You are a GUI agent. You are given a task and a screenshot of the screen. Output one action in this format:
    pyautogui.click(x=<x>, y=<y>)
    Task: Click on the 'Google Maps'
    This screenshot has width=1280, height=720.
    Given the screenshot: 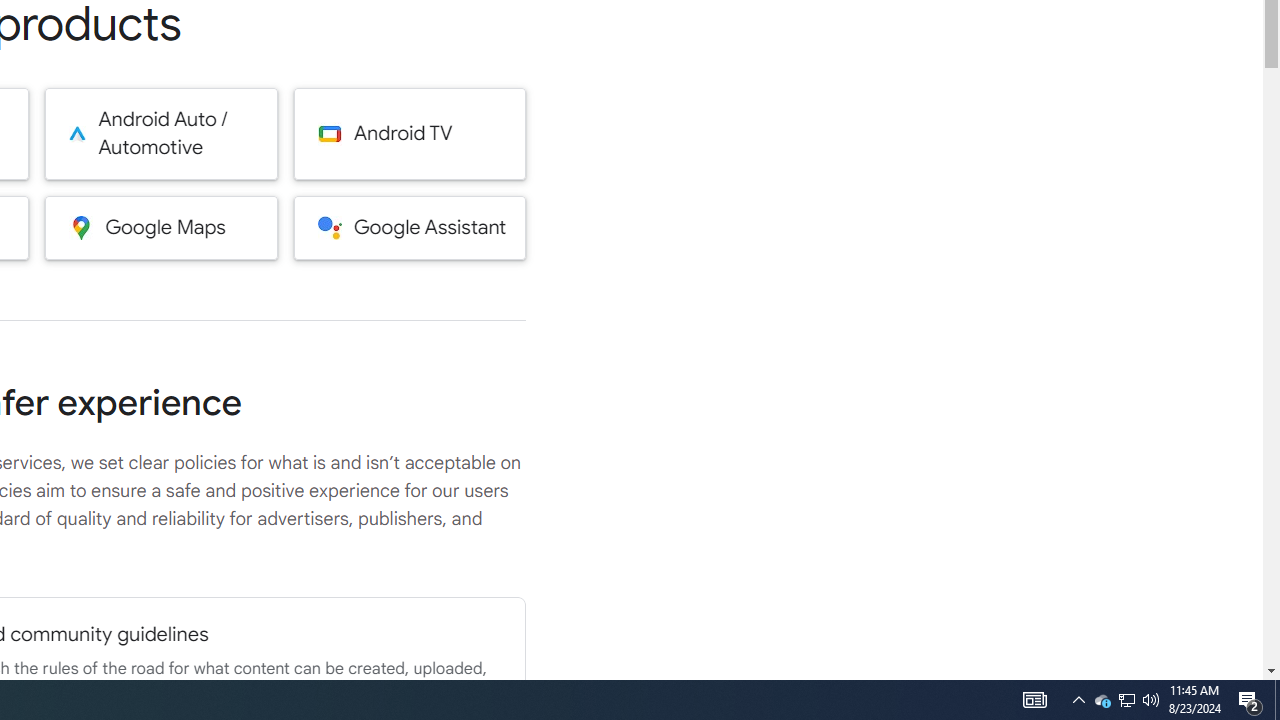 What is the action you would take?
    pyautogui.click(x=161, y=226)
    